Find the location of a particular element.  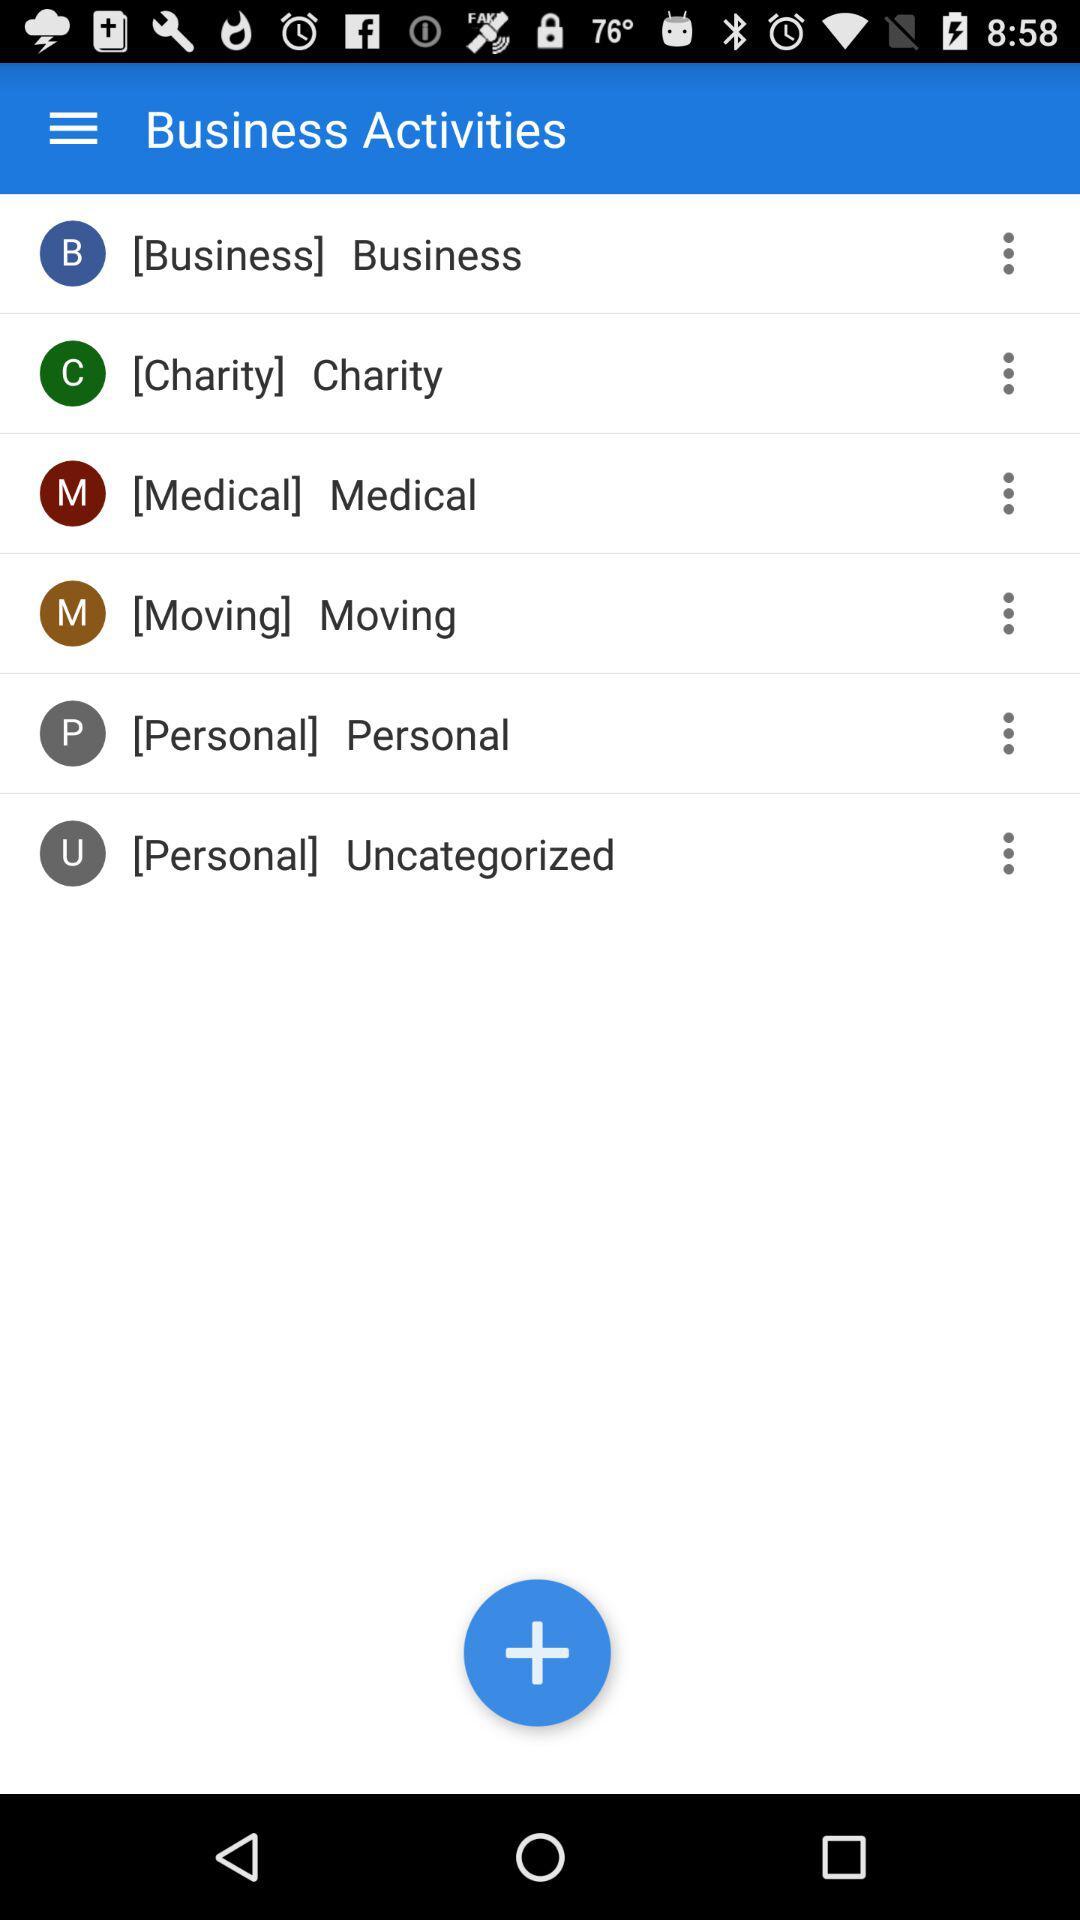

icon left to business is located at coordinates (72, 253).